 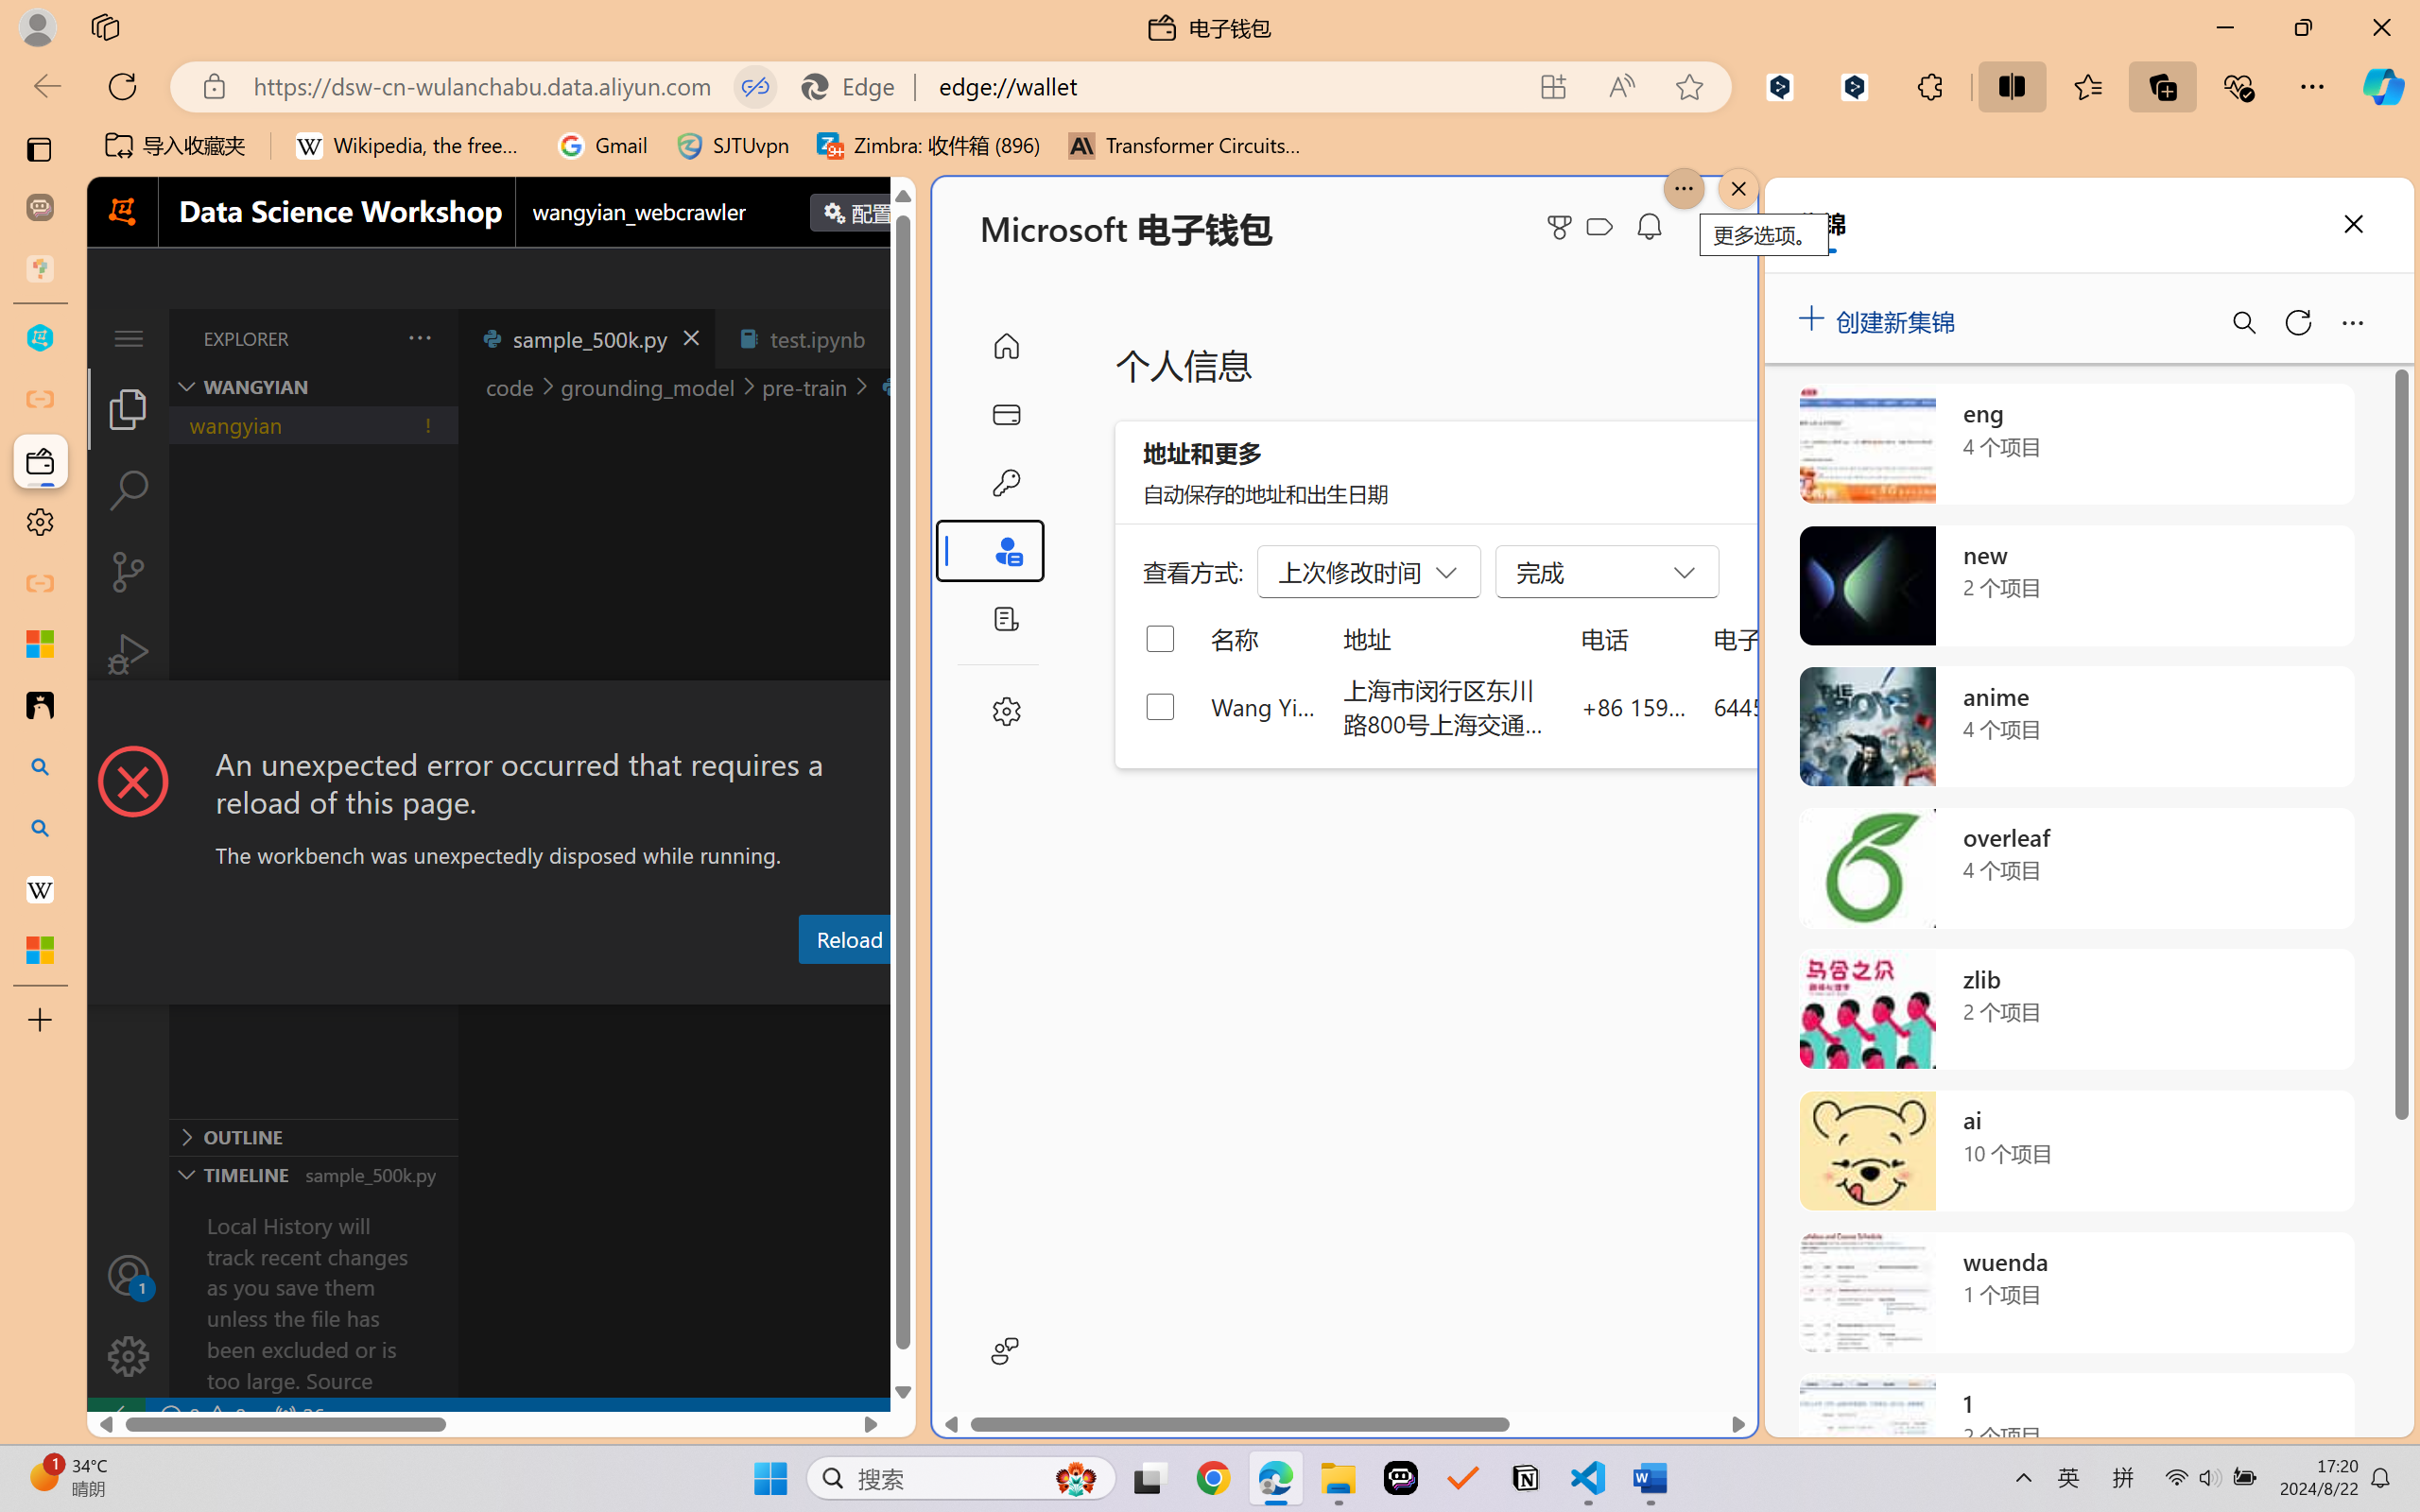 What do you see at coordinates (2383, 86) in the screenshot?
I see `'Copilot (Ctrl+Shift+.)'` at bounding box center [2383, 86].